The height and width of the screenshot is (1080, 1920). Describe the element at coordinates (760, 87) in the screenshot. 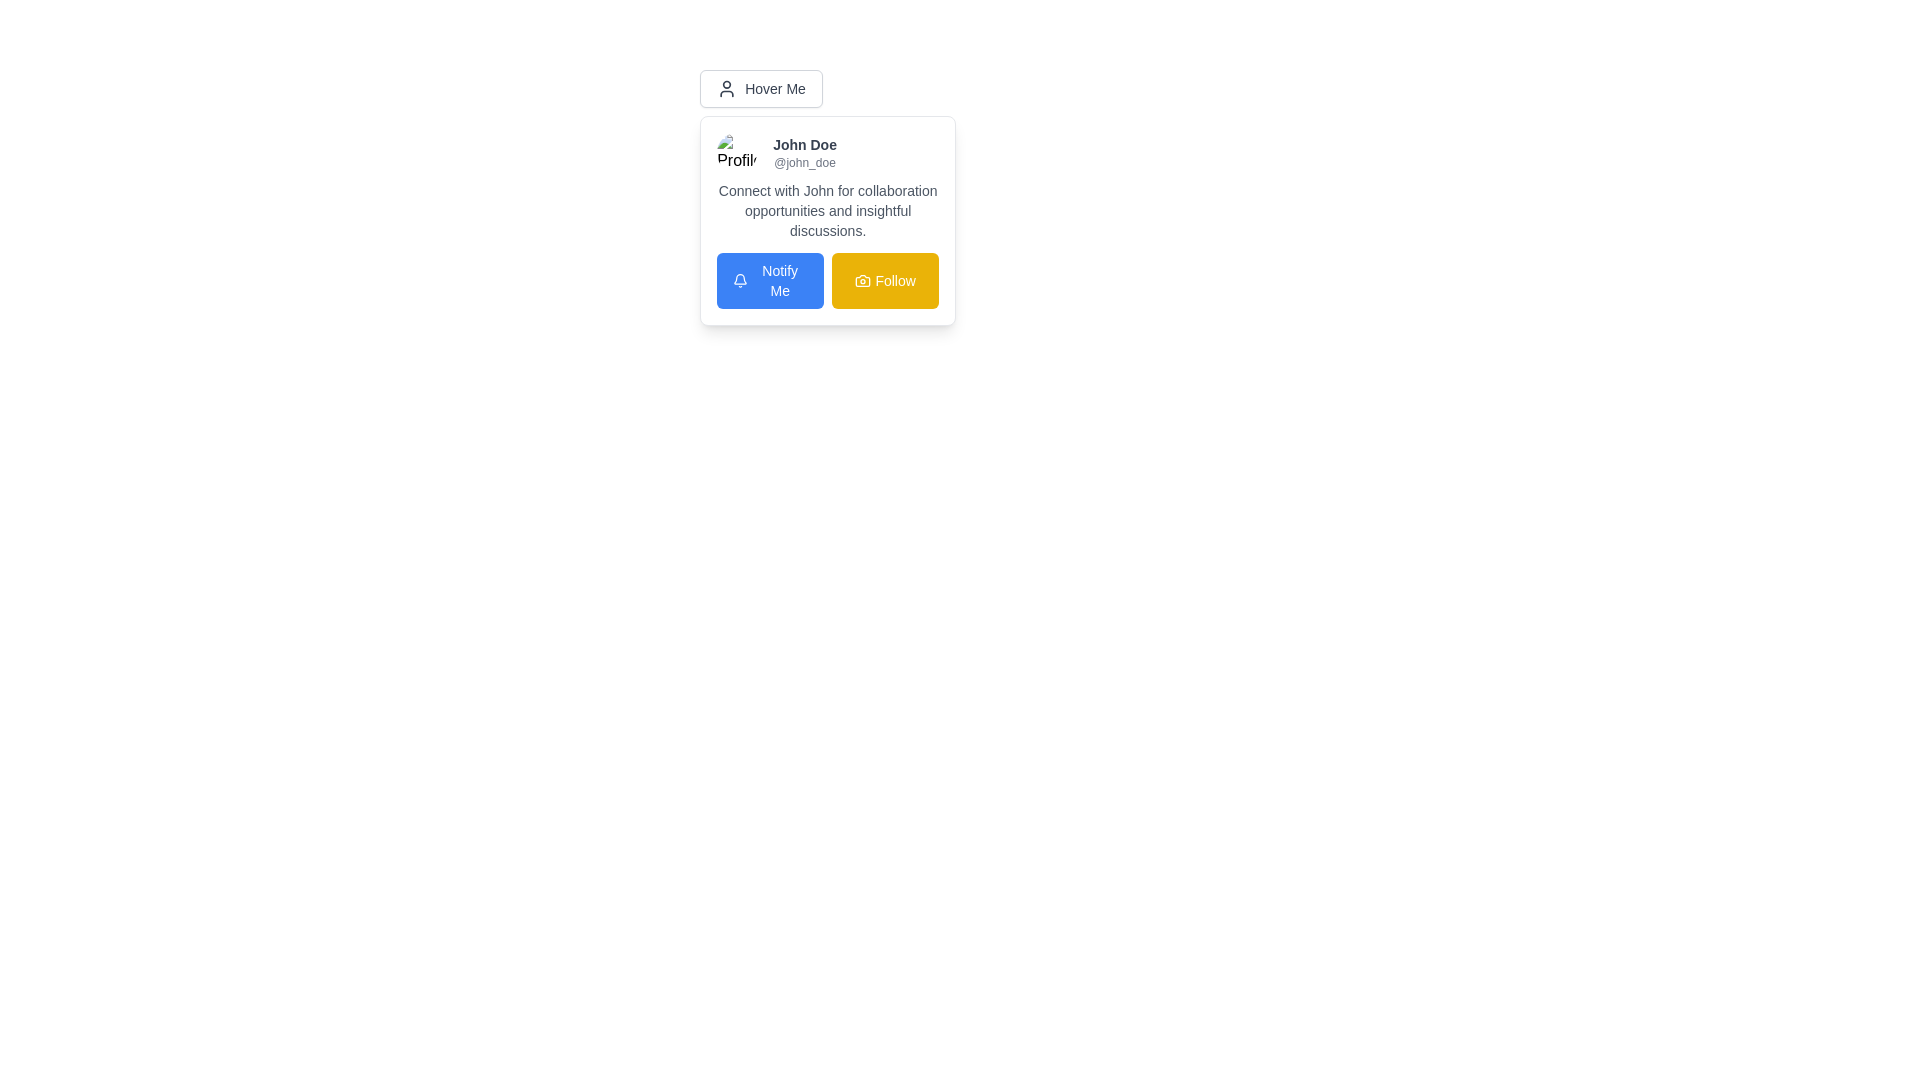

I see `the button labeled 'Hover Me' which has a user silhouette icon, located above the user profile preview box` at that location.